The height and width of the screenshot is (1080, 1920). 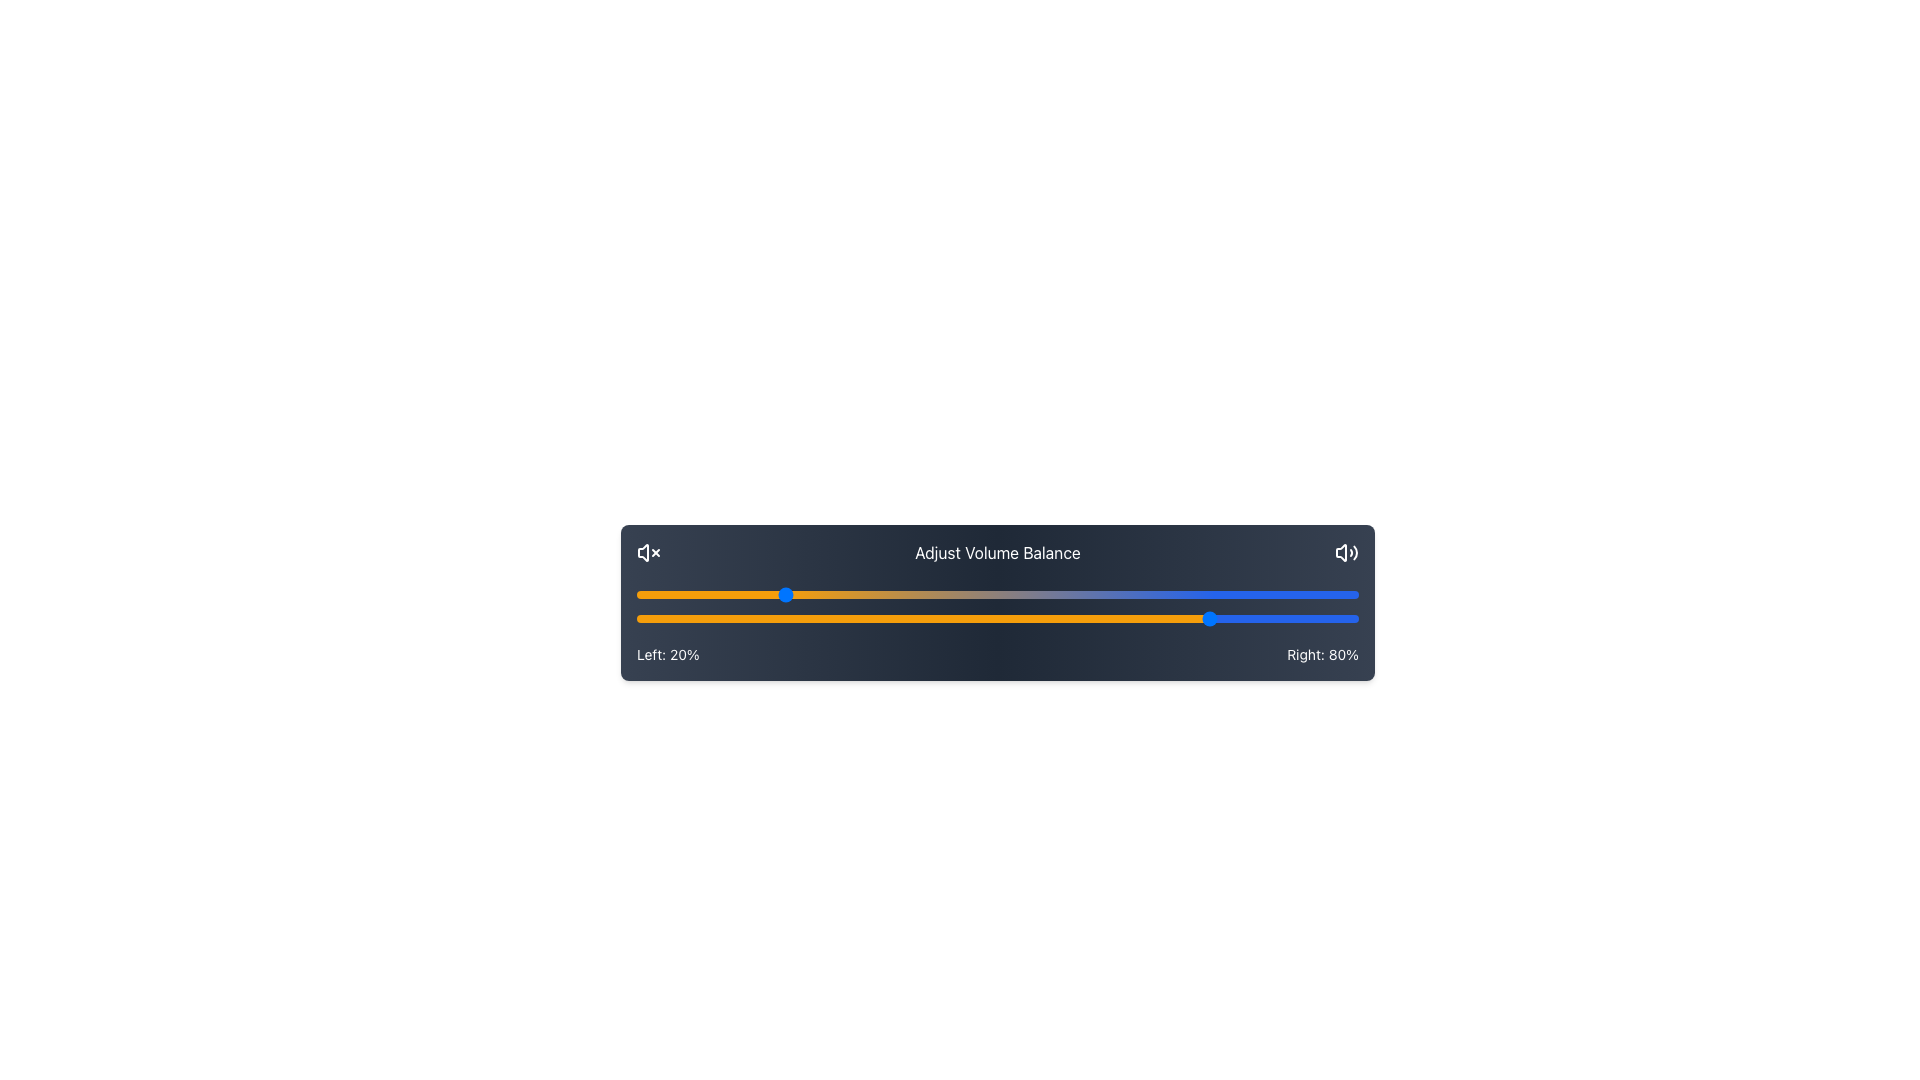 I want to click on the text label displaying the current balance percentage for the right channel in the volume control interface, so click(x=1323, y=655).